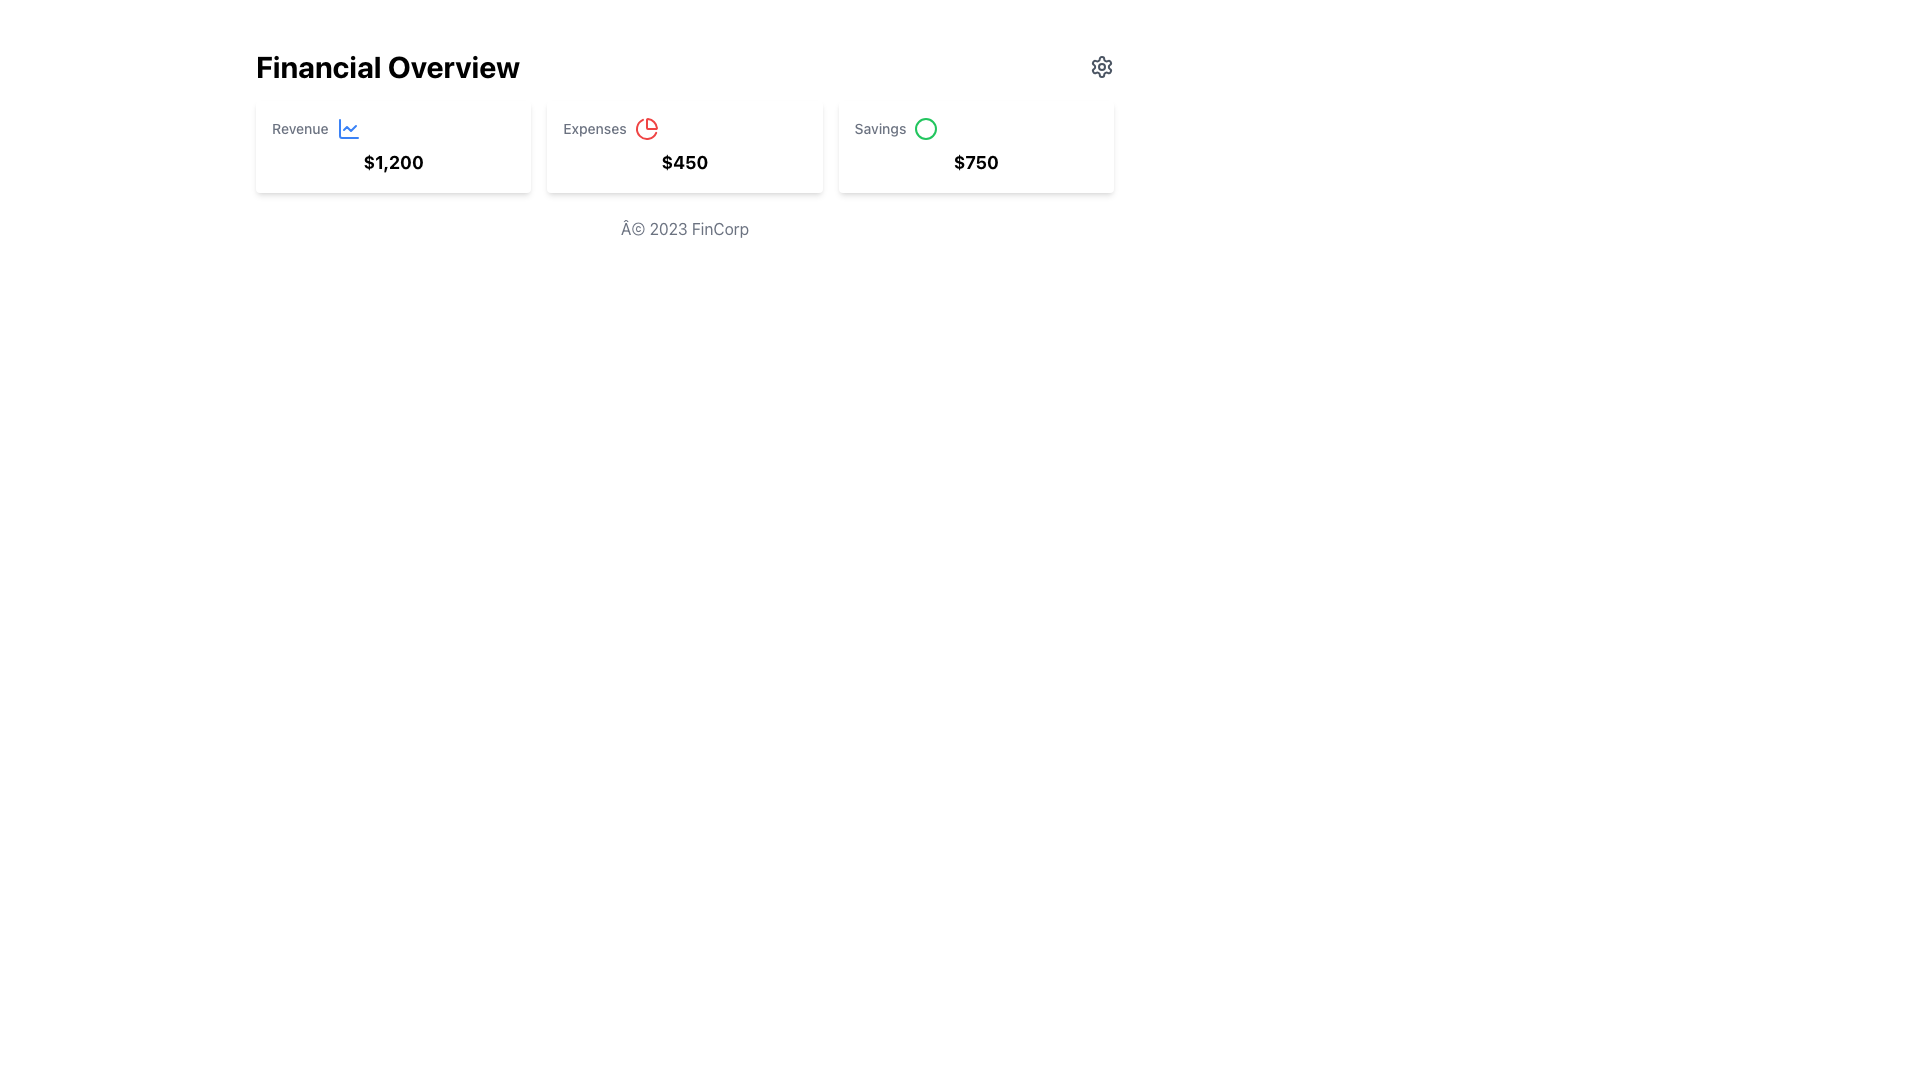  What do you see at coordinates (685, 161) in the screenshot?
I see `the bold text label displaying '$450', which is located below the title 'Expenses' and to the right of a pie chart icon within a card-like layout` at bounding box center [685, 161].